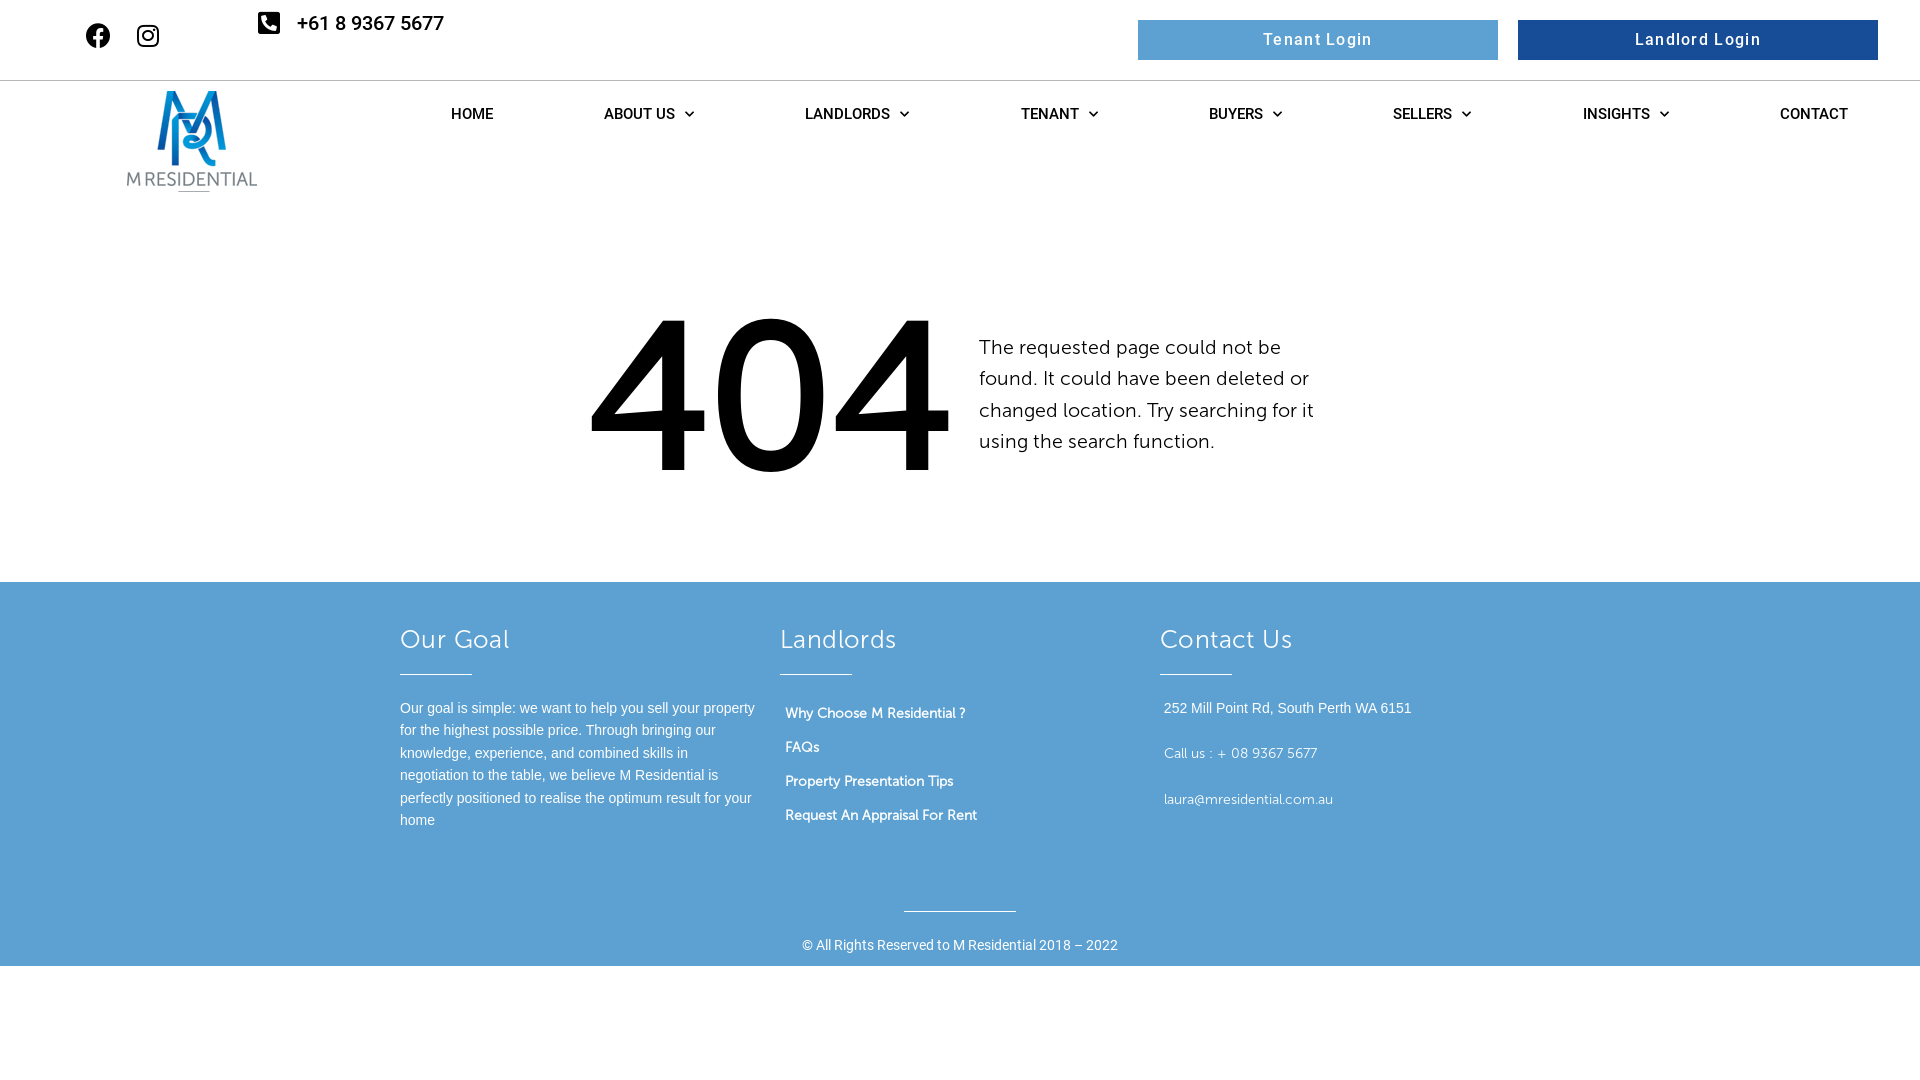 The height and width of the screenshot is (1080, 1920). Describe the element at coordinates (1813, 114) in the screenshot. I see `'CONTACT'` at that location.